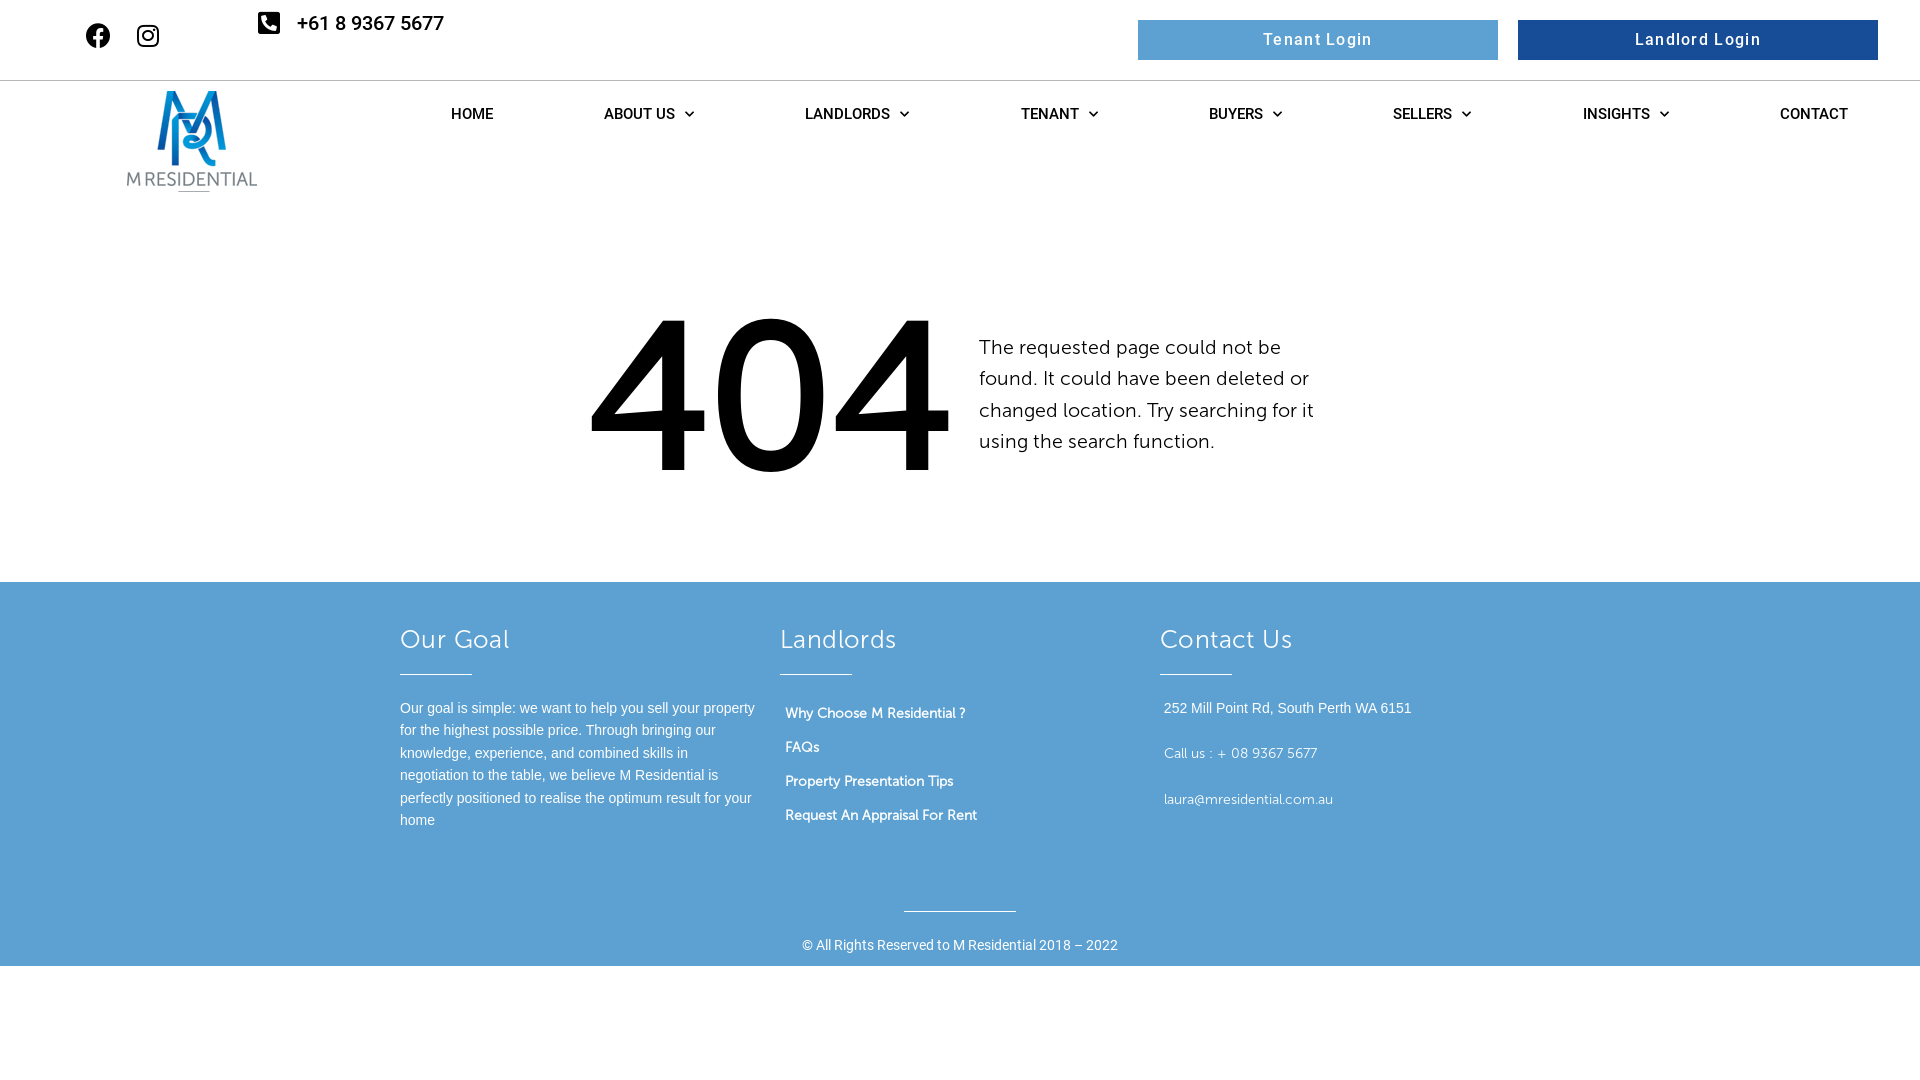 The height and width of the screenshot is (1080, 1920). Describe the element at coordinates (1813, 114) in the screenshot. I see `'CONTACT'` at that location.